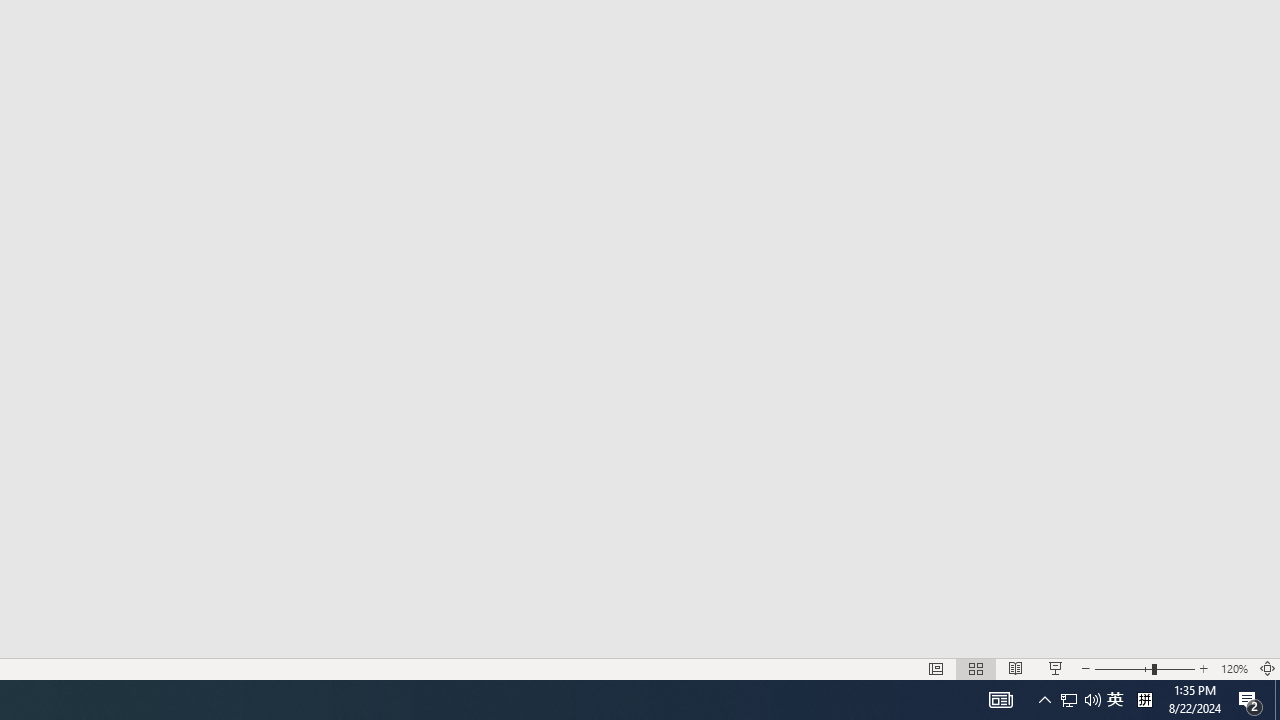 The height and width of the screenshot is (720, 1280). Describe the element at coordinates (1055, 669) in the screenshot. I see `'Slide Show'` at that location.